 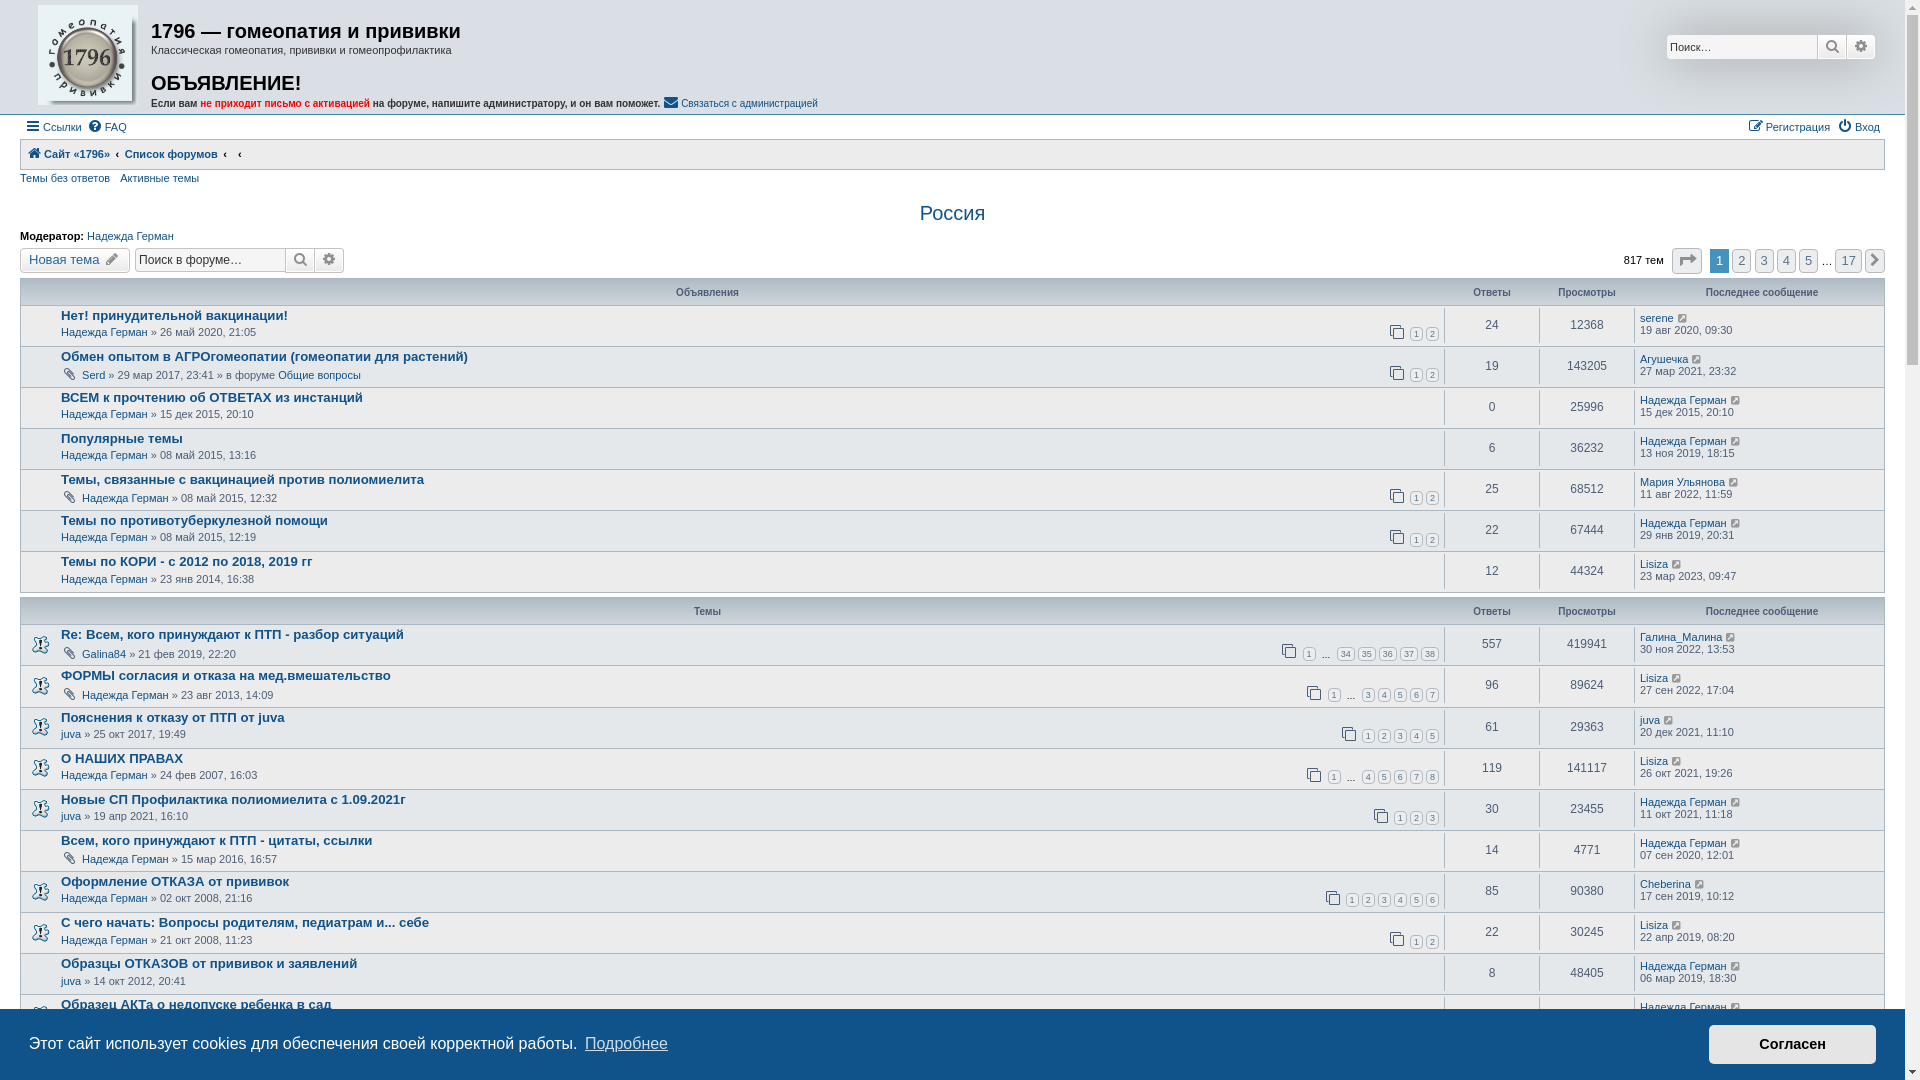 I want to click on '35', so click(x=1366, y=654).